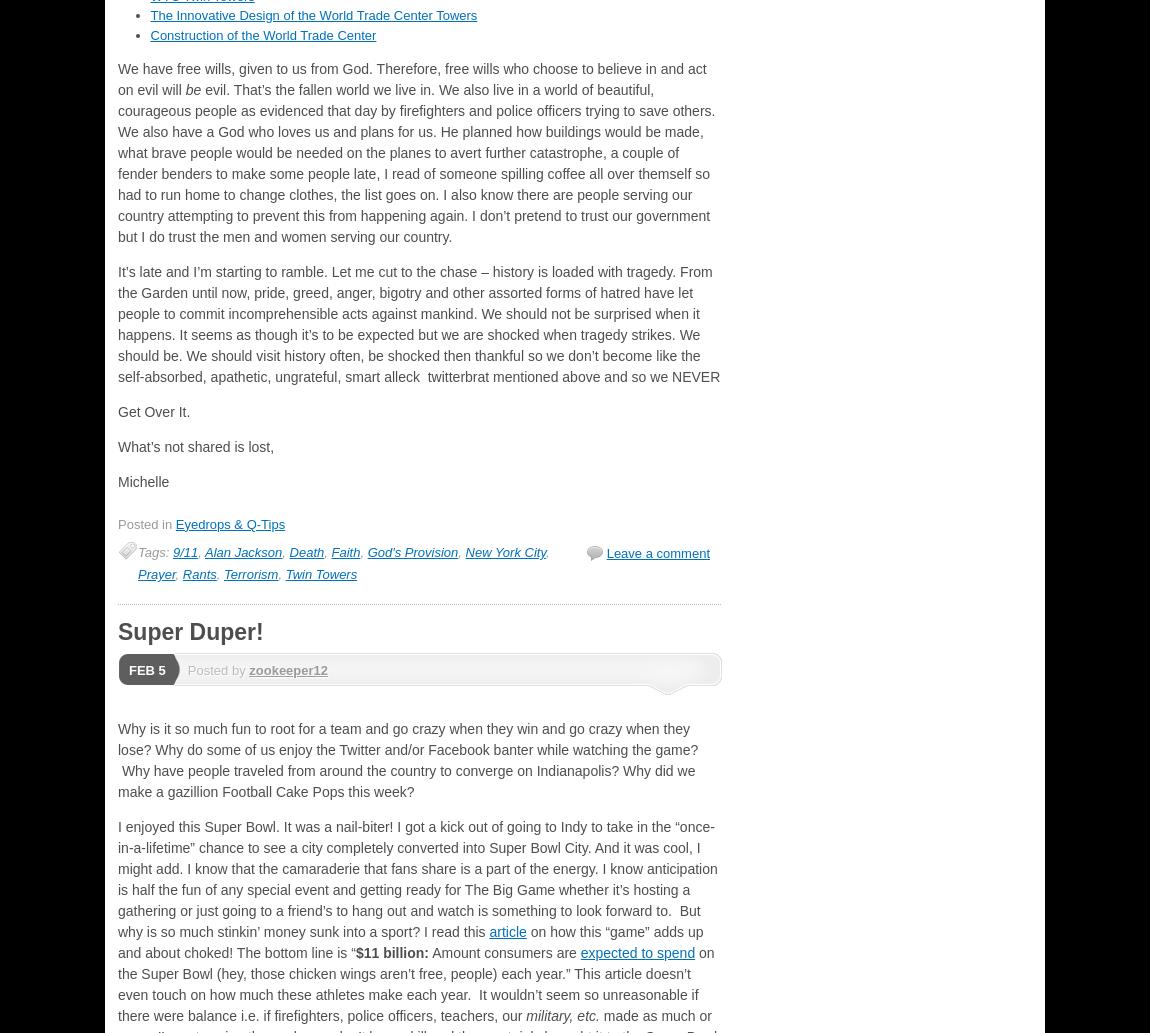 This screenshot has width=1150, height=1033. What do you see at coordinates (116, 446) in the screenshot?
I see `'What’s not shared is lost,'` at bounding box center [116, 446].